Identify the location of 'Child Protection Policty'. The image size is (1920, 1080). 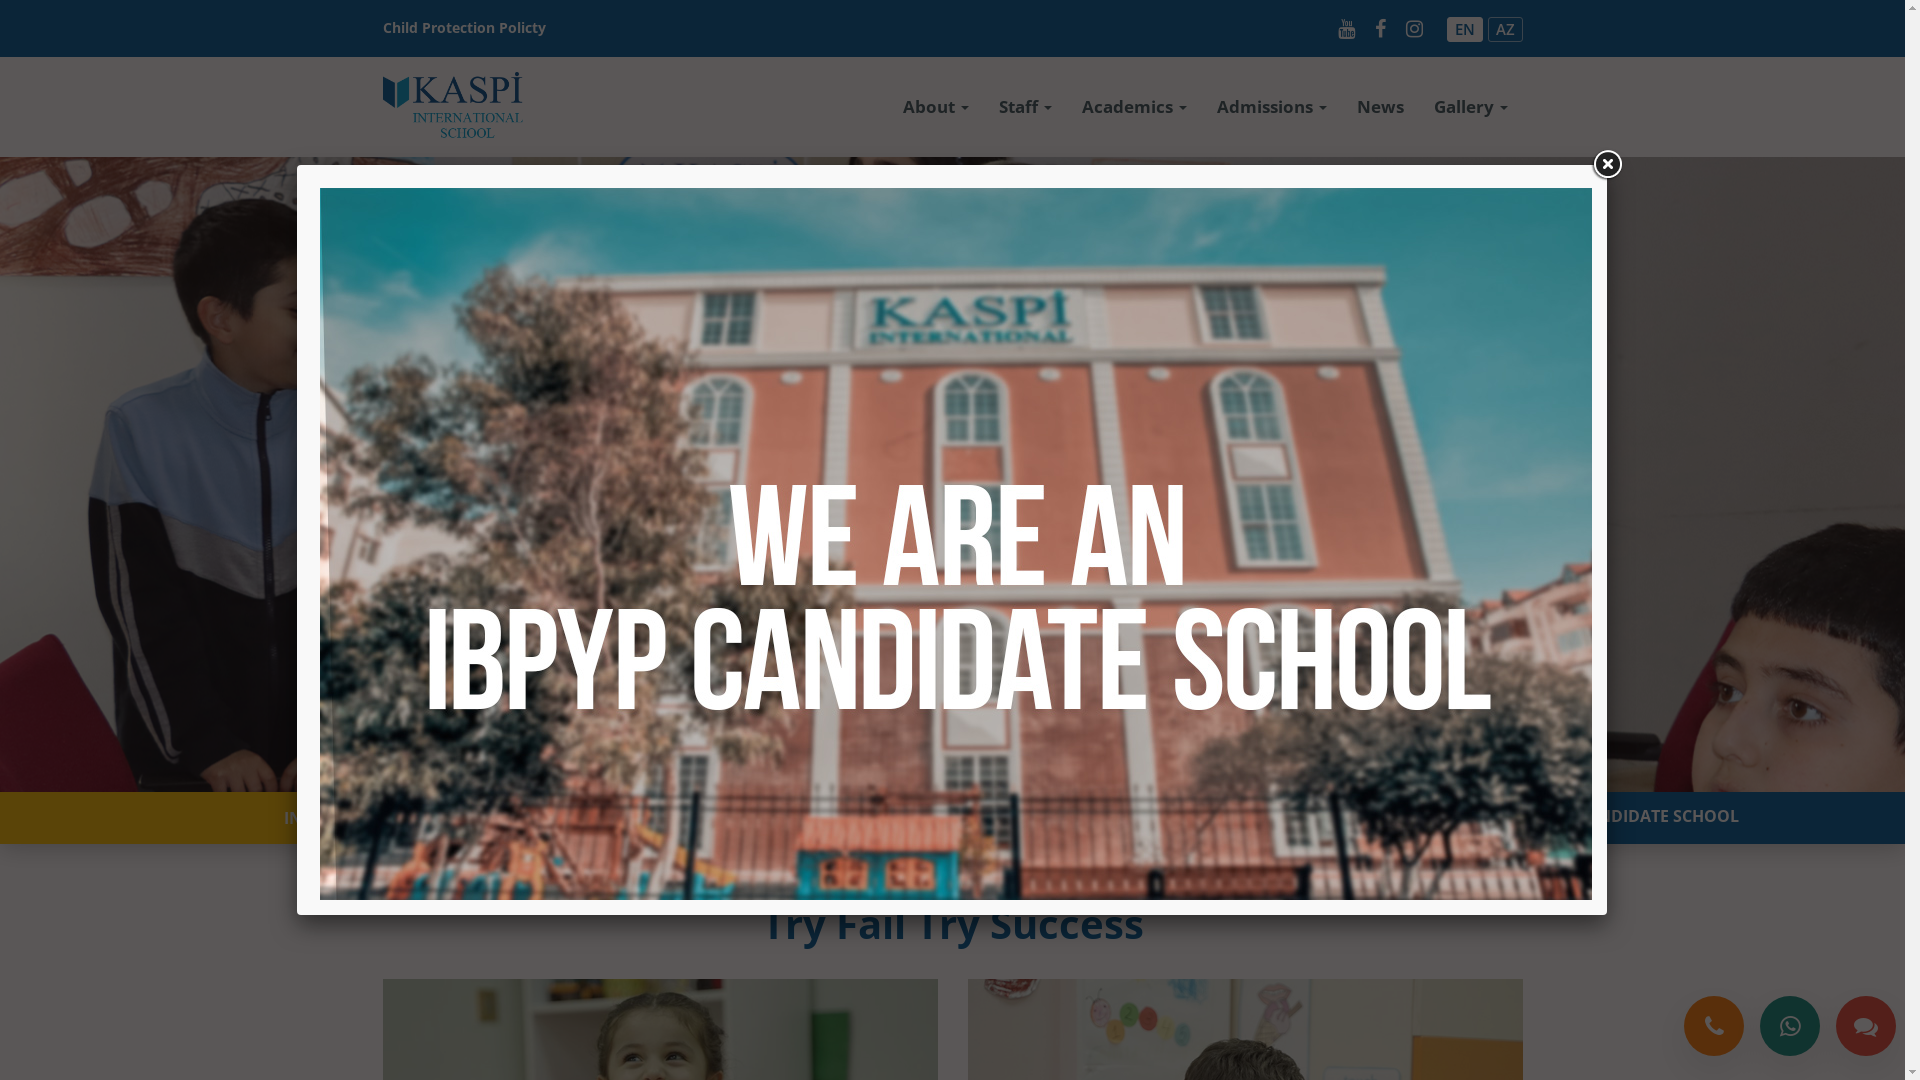
(462, 27).